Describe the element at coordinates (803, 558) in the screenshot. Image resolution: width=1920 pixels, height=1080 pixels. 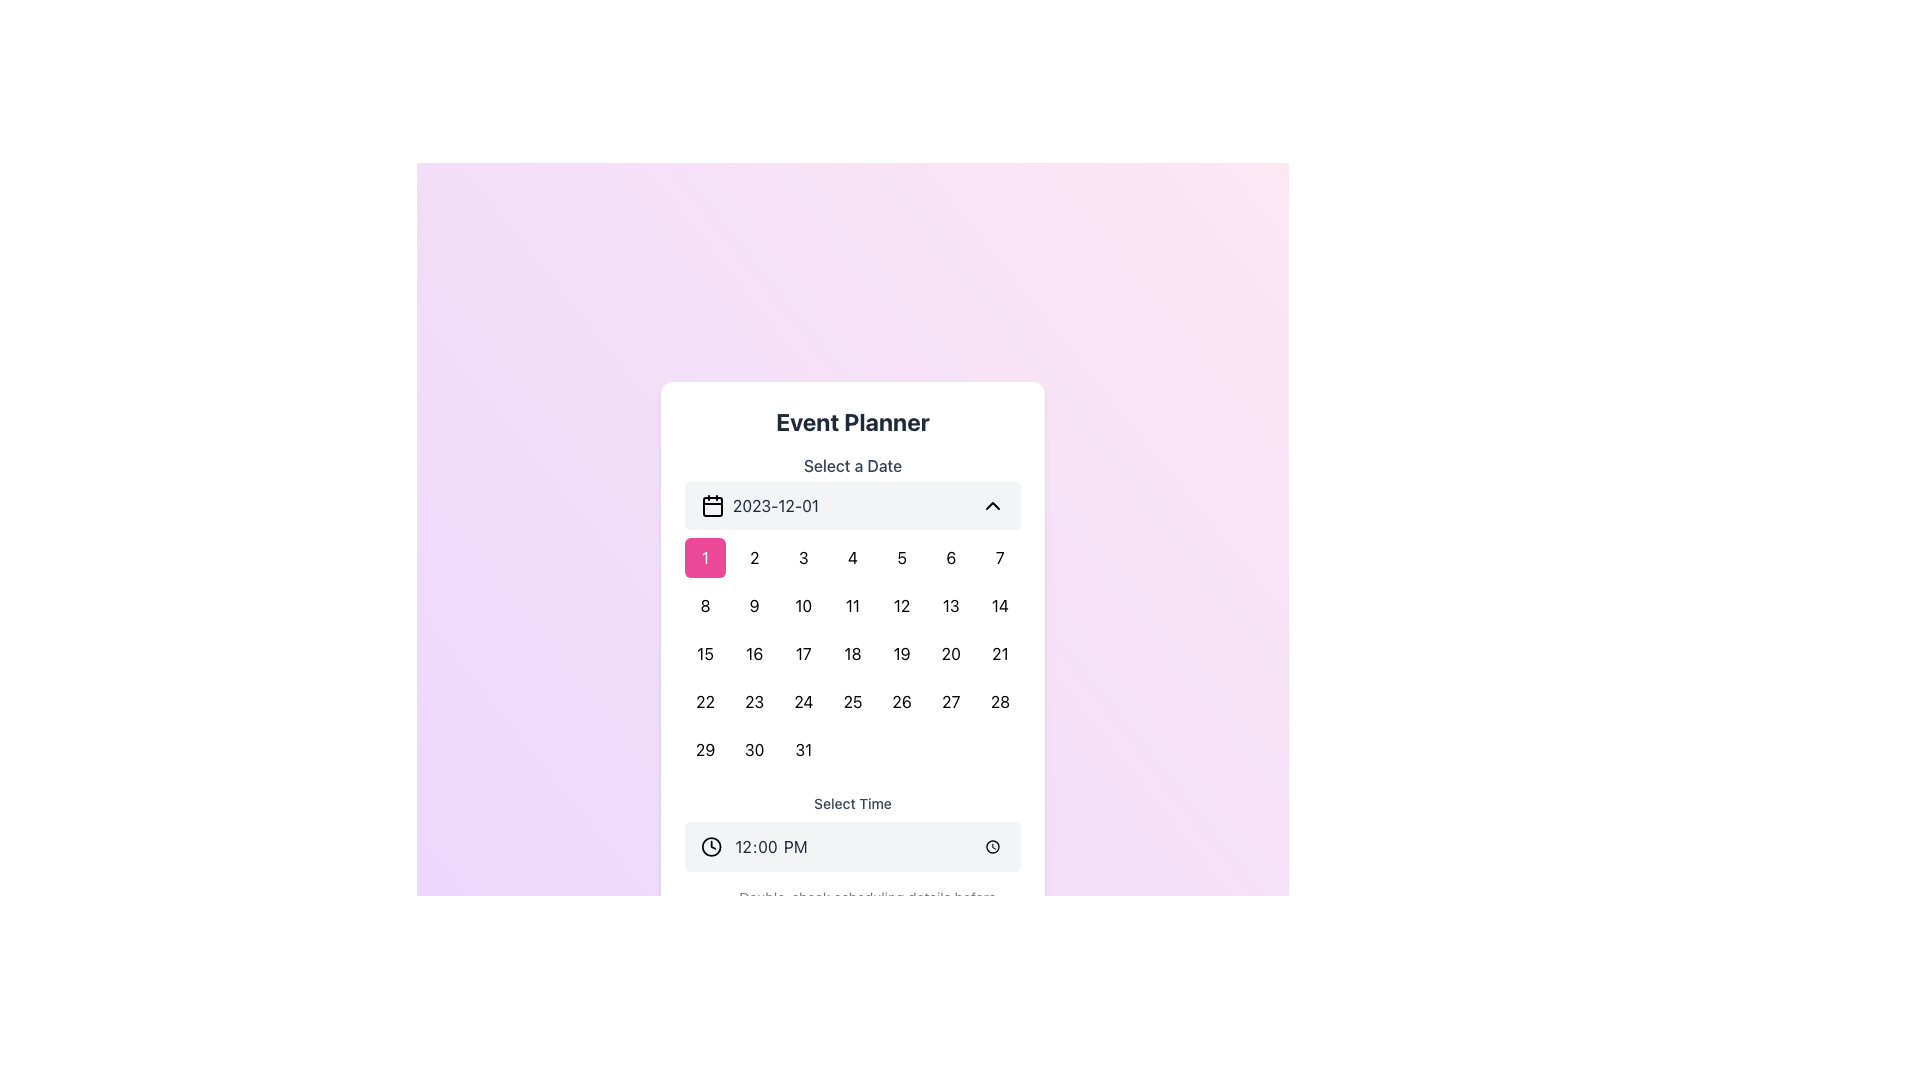
I see `the '3rd' day button in the calendar` at that location.